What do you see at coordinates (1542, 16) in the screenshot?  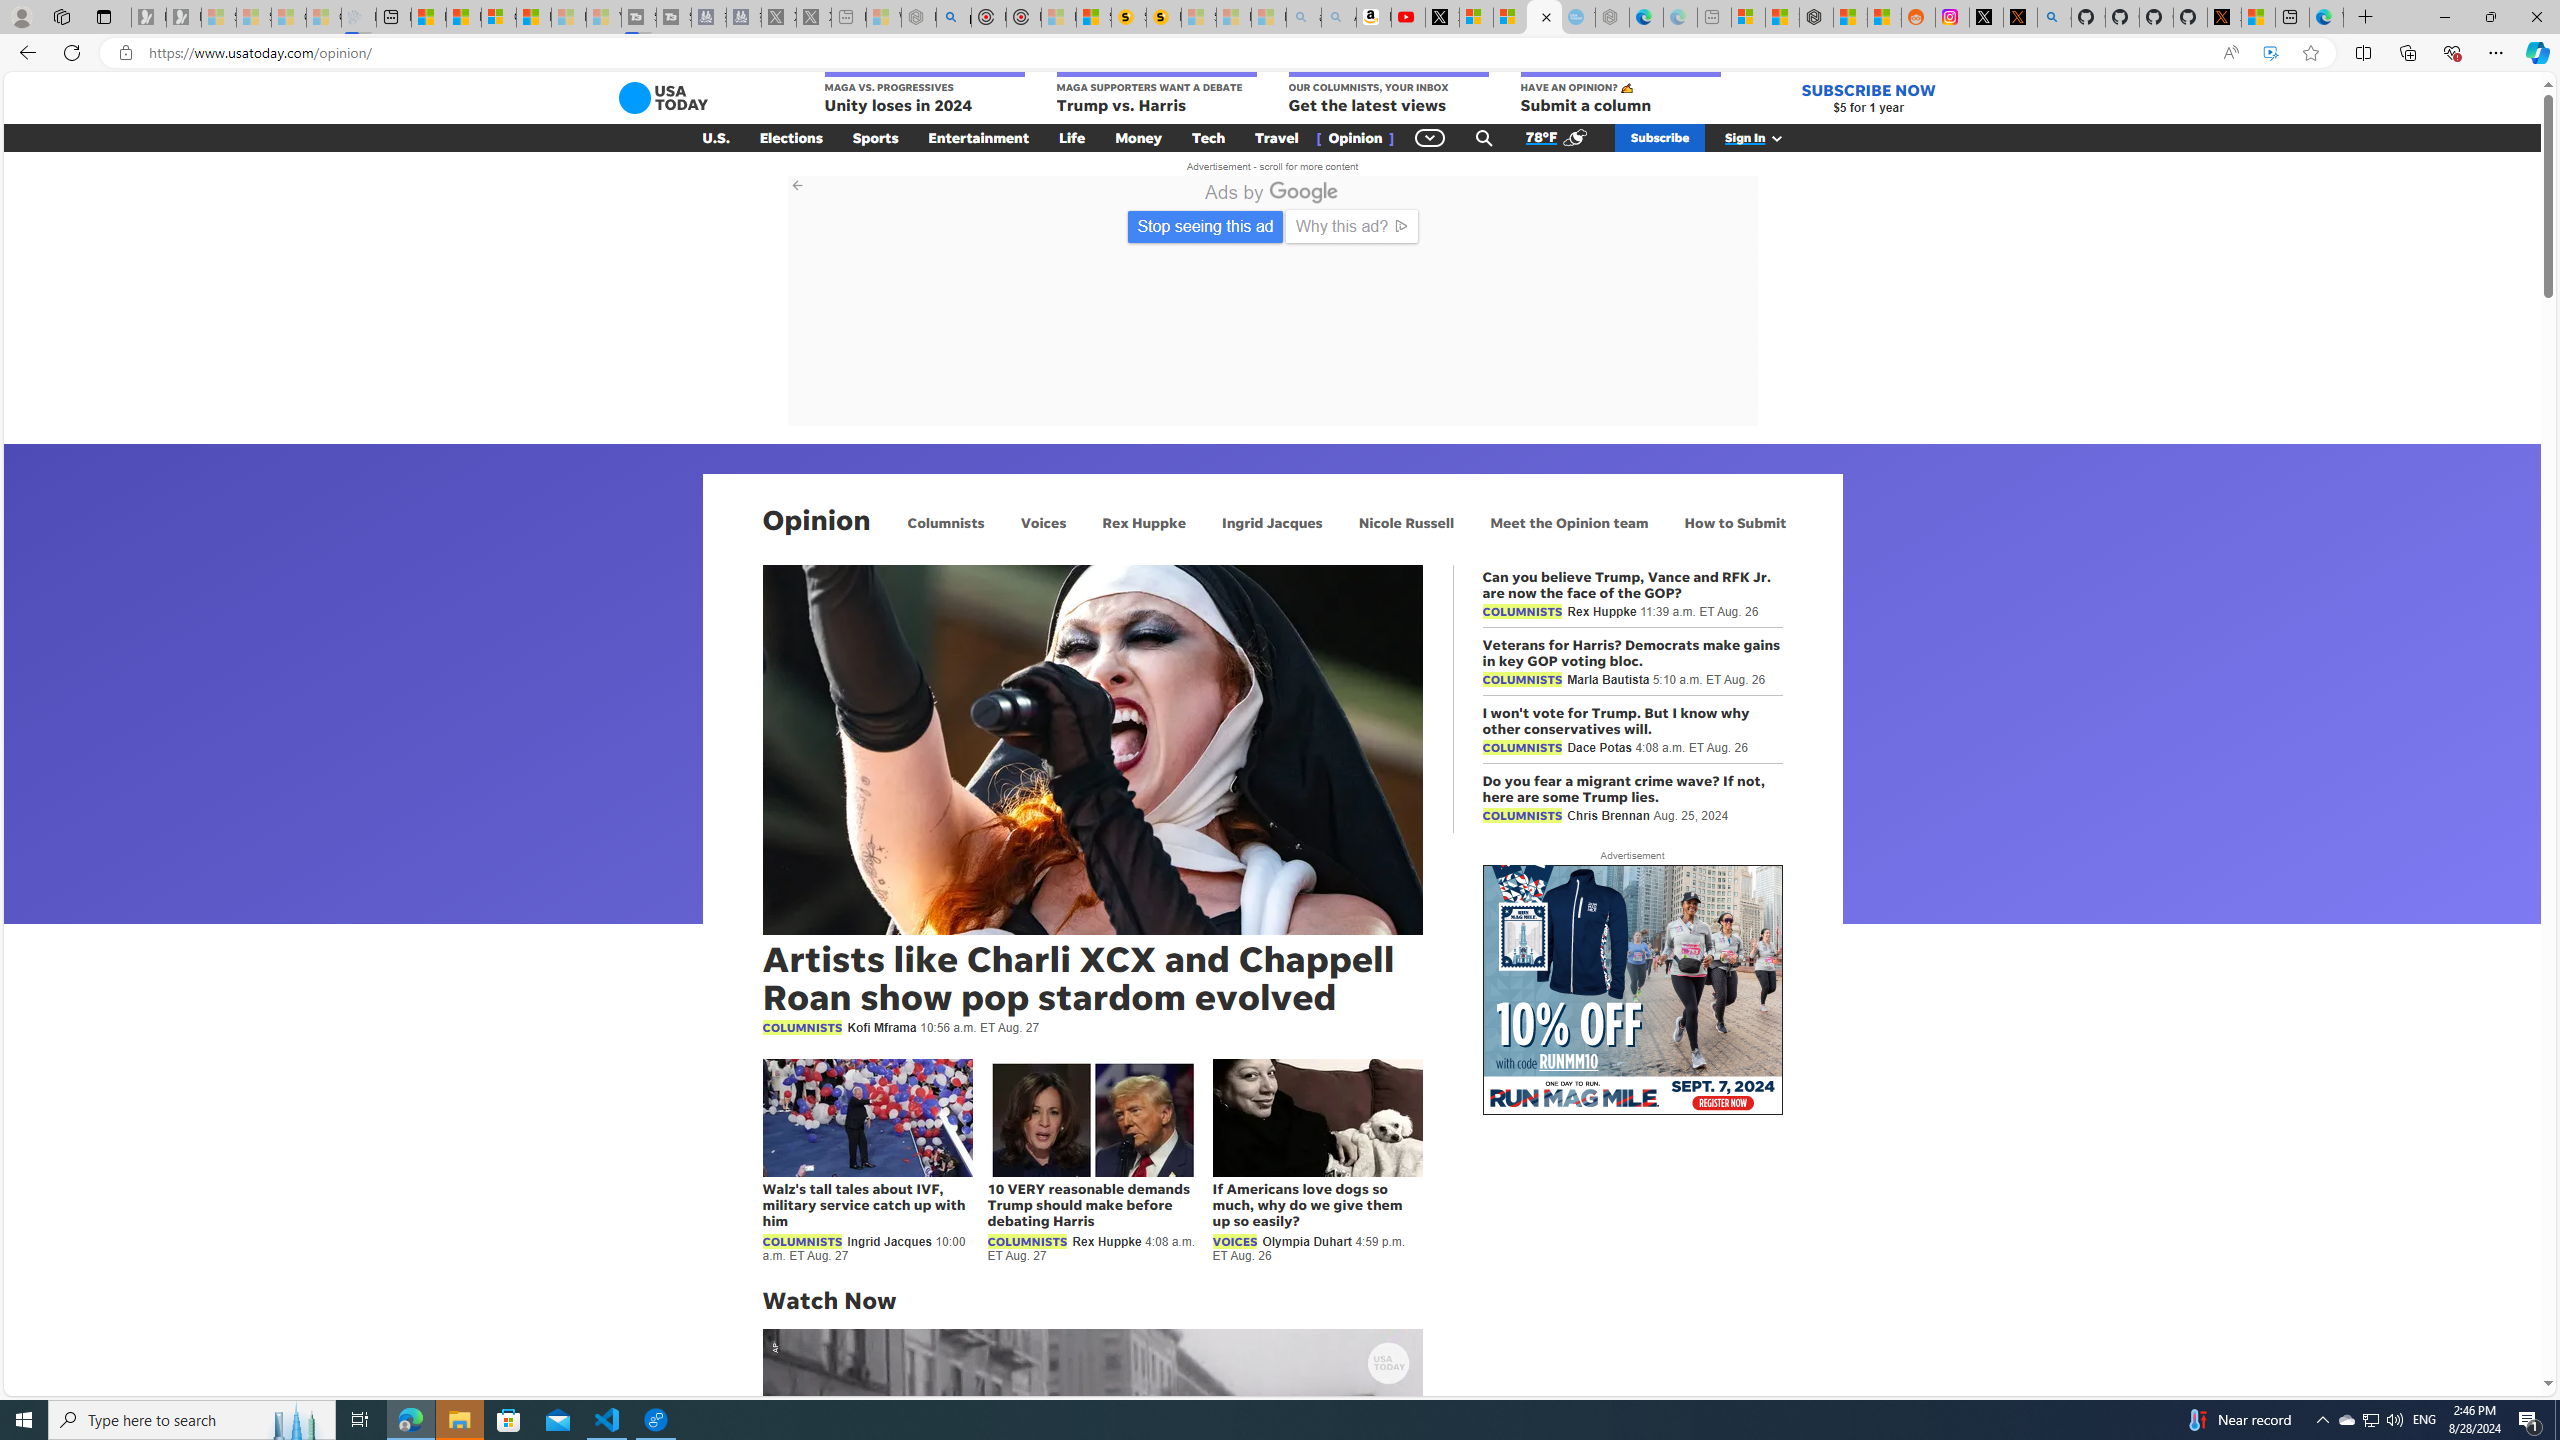 I see `'Opinion: Op-Ed and Commentary - USA TODAY'` at bounding box center [1542, 16].